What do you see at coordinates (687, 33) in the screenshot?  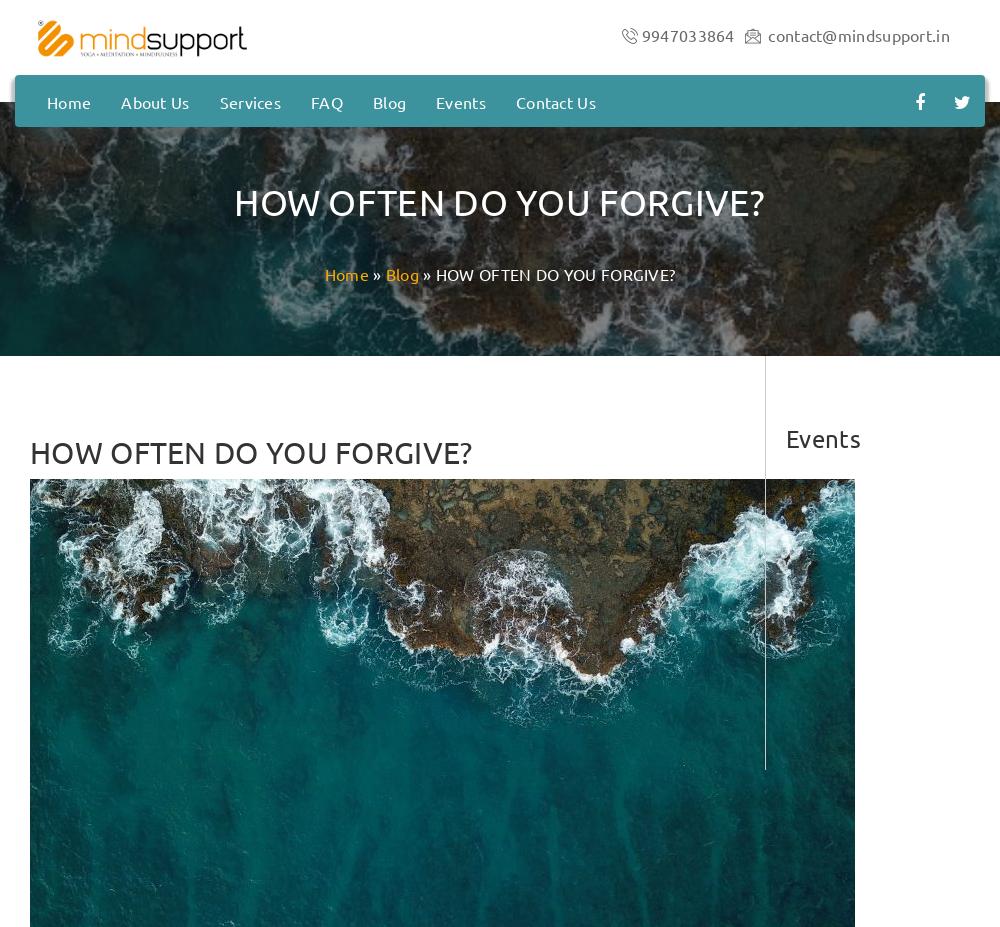 I see `'9947033864'` at bounding box center [687, 33].